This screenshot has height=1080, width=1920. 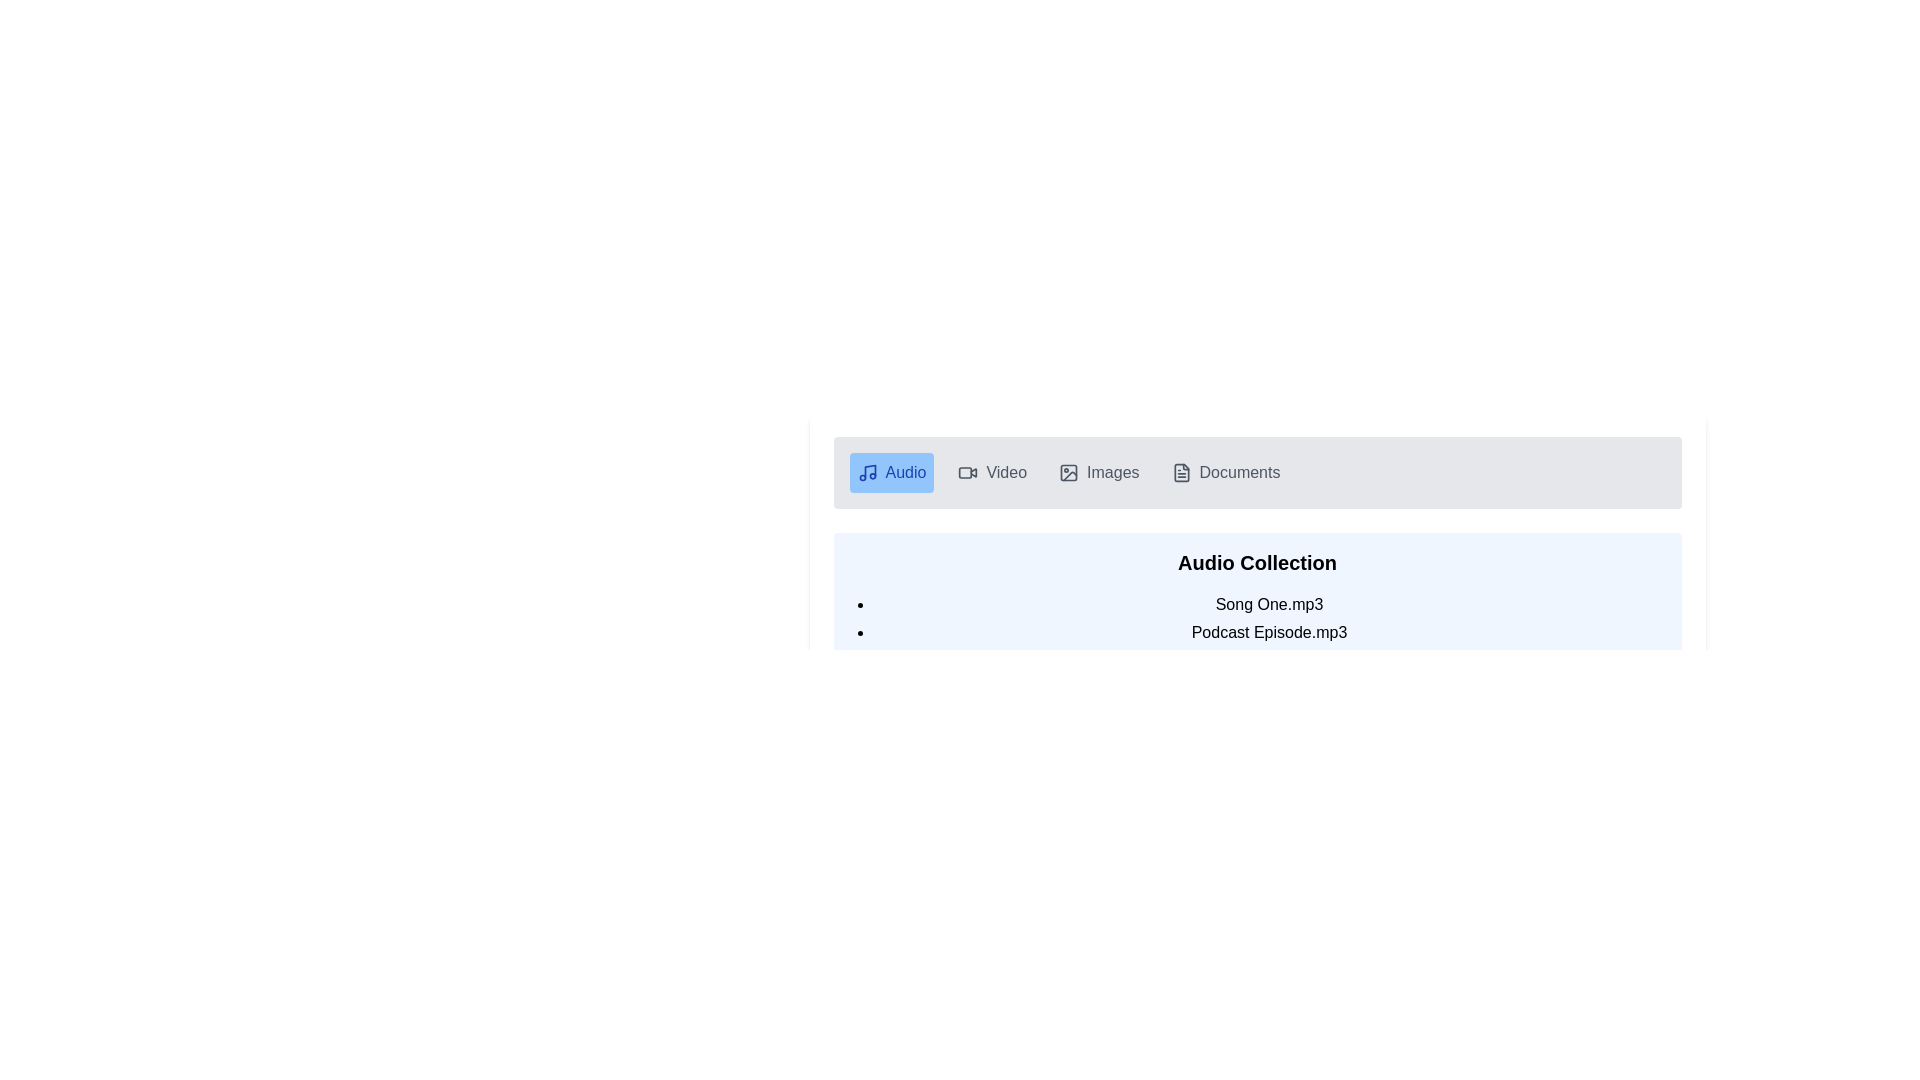 I want to click on the text display element containing 'Song One.mp3', which is the first item in the vertical list of the 'Audio Collection' section, so click(x=1268, y=604).